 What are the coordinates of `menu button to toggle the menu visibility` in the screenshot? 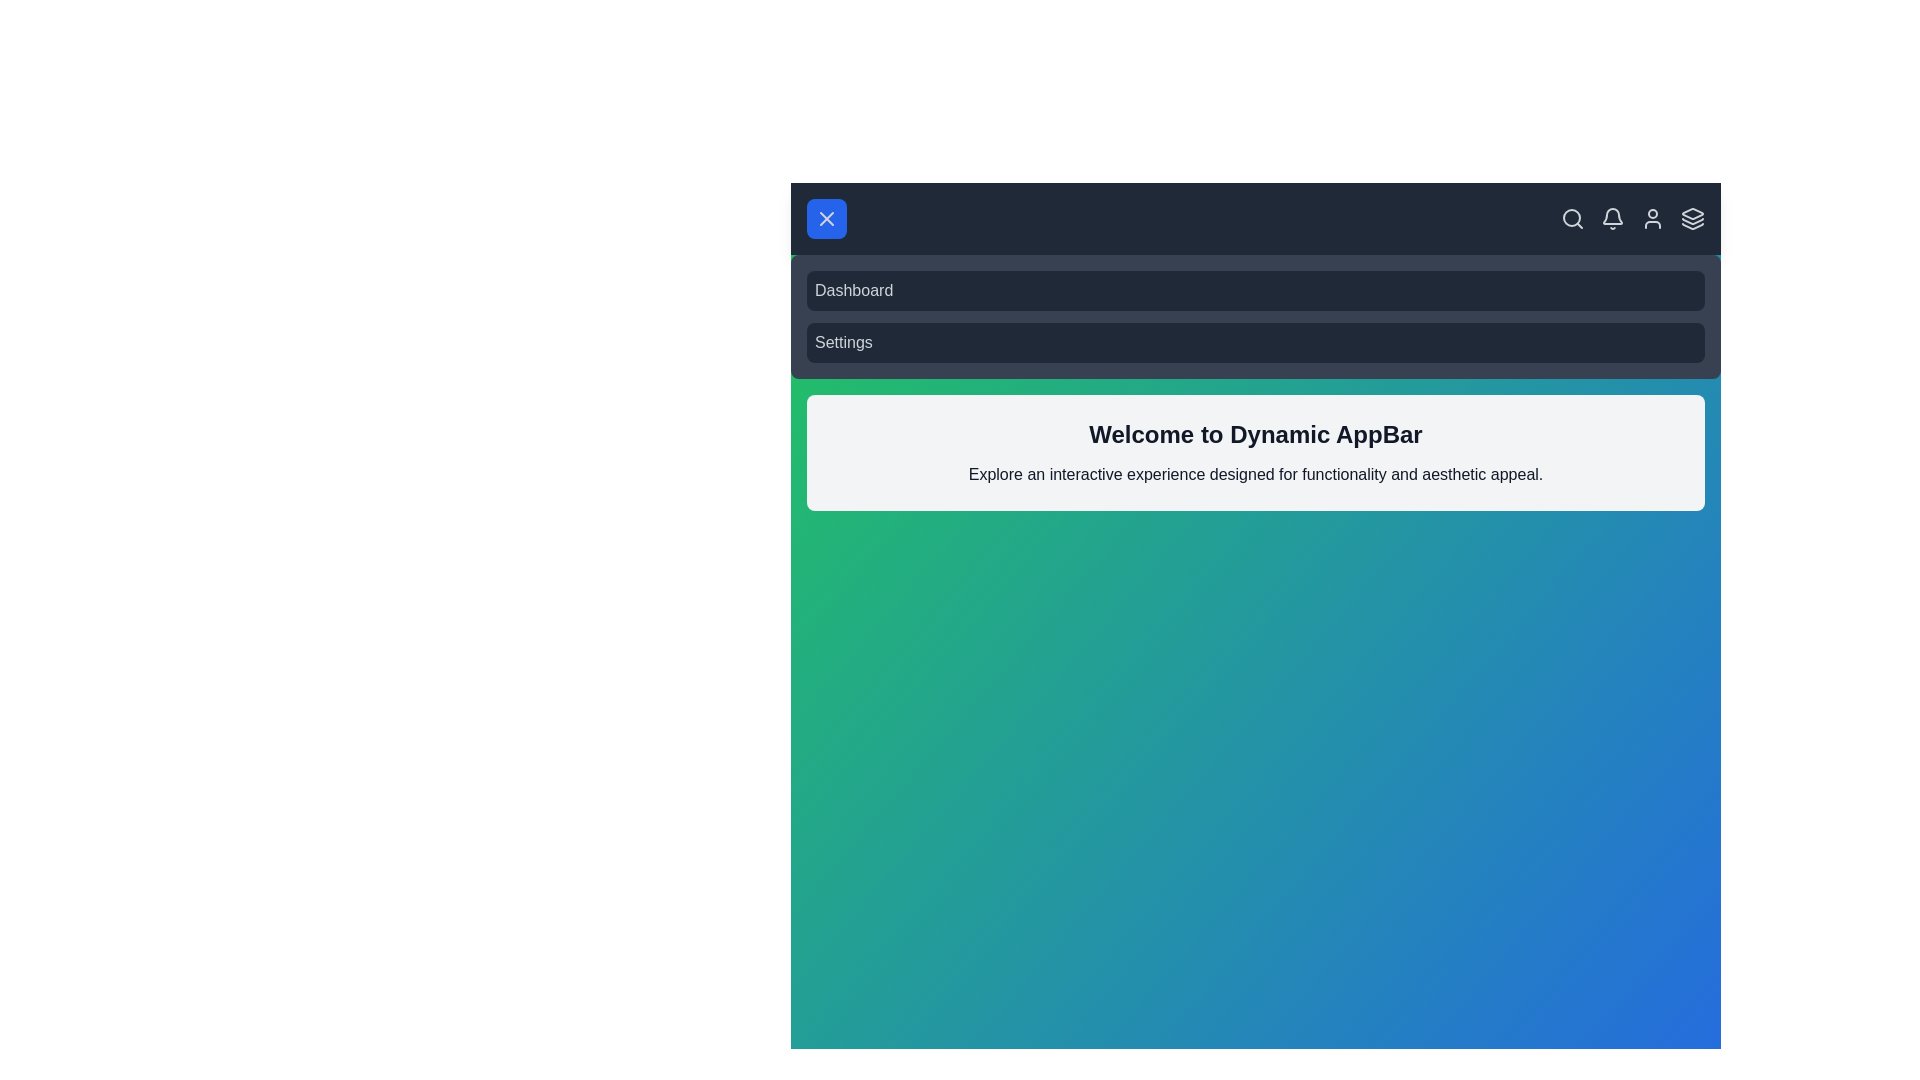 It's located at (826, 219).